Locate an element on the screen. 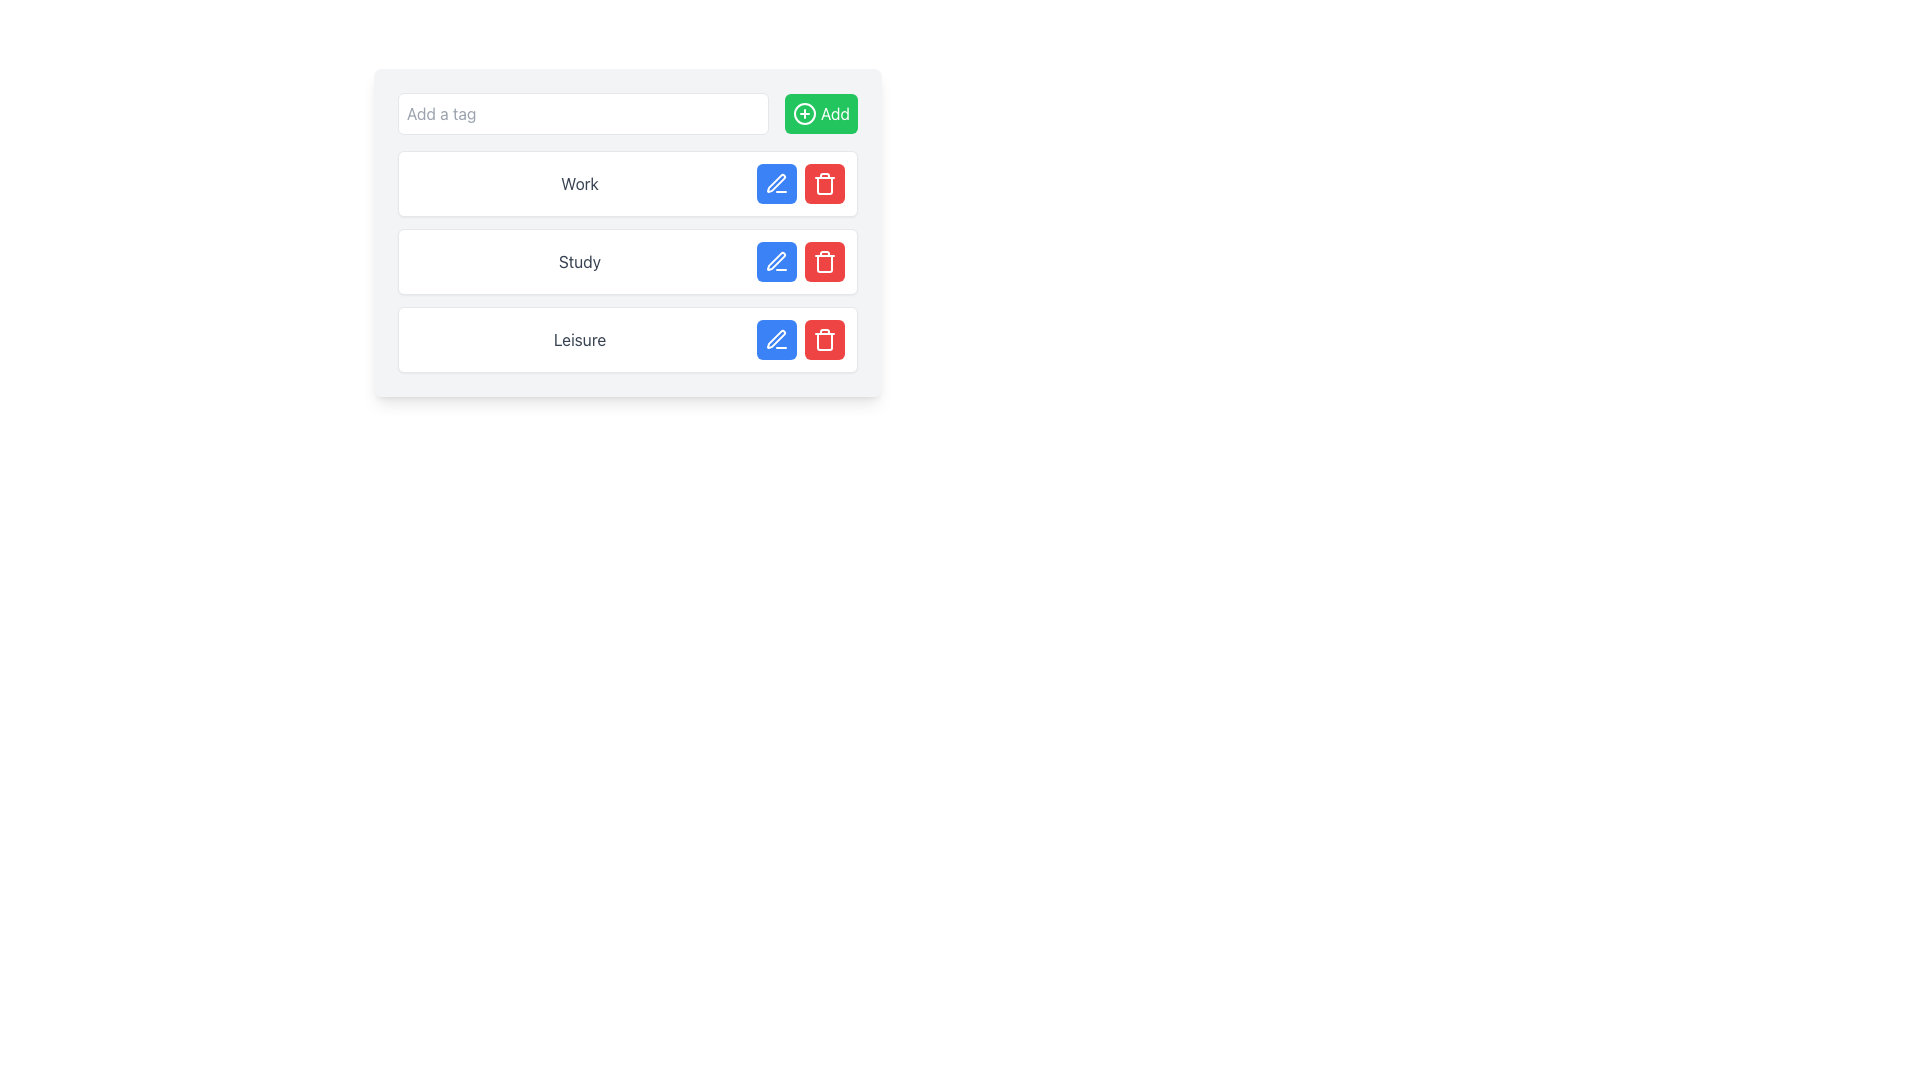  the ornamental icon representing the 'Add' button, located at the top right of the interface within a green rectangular button is located at coordinates (805, 114).